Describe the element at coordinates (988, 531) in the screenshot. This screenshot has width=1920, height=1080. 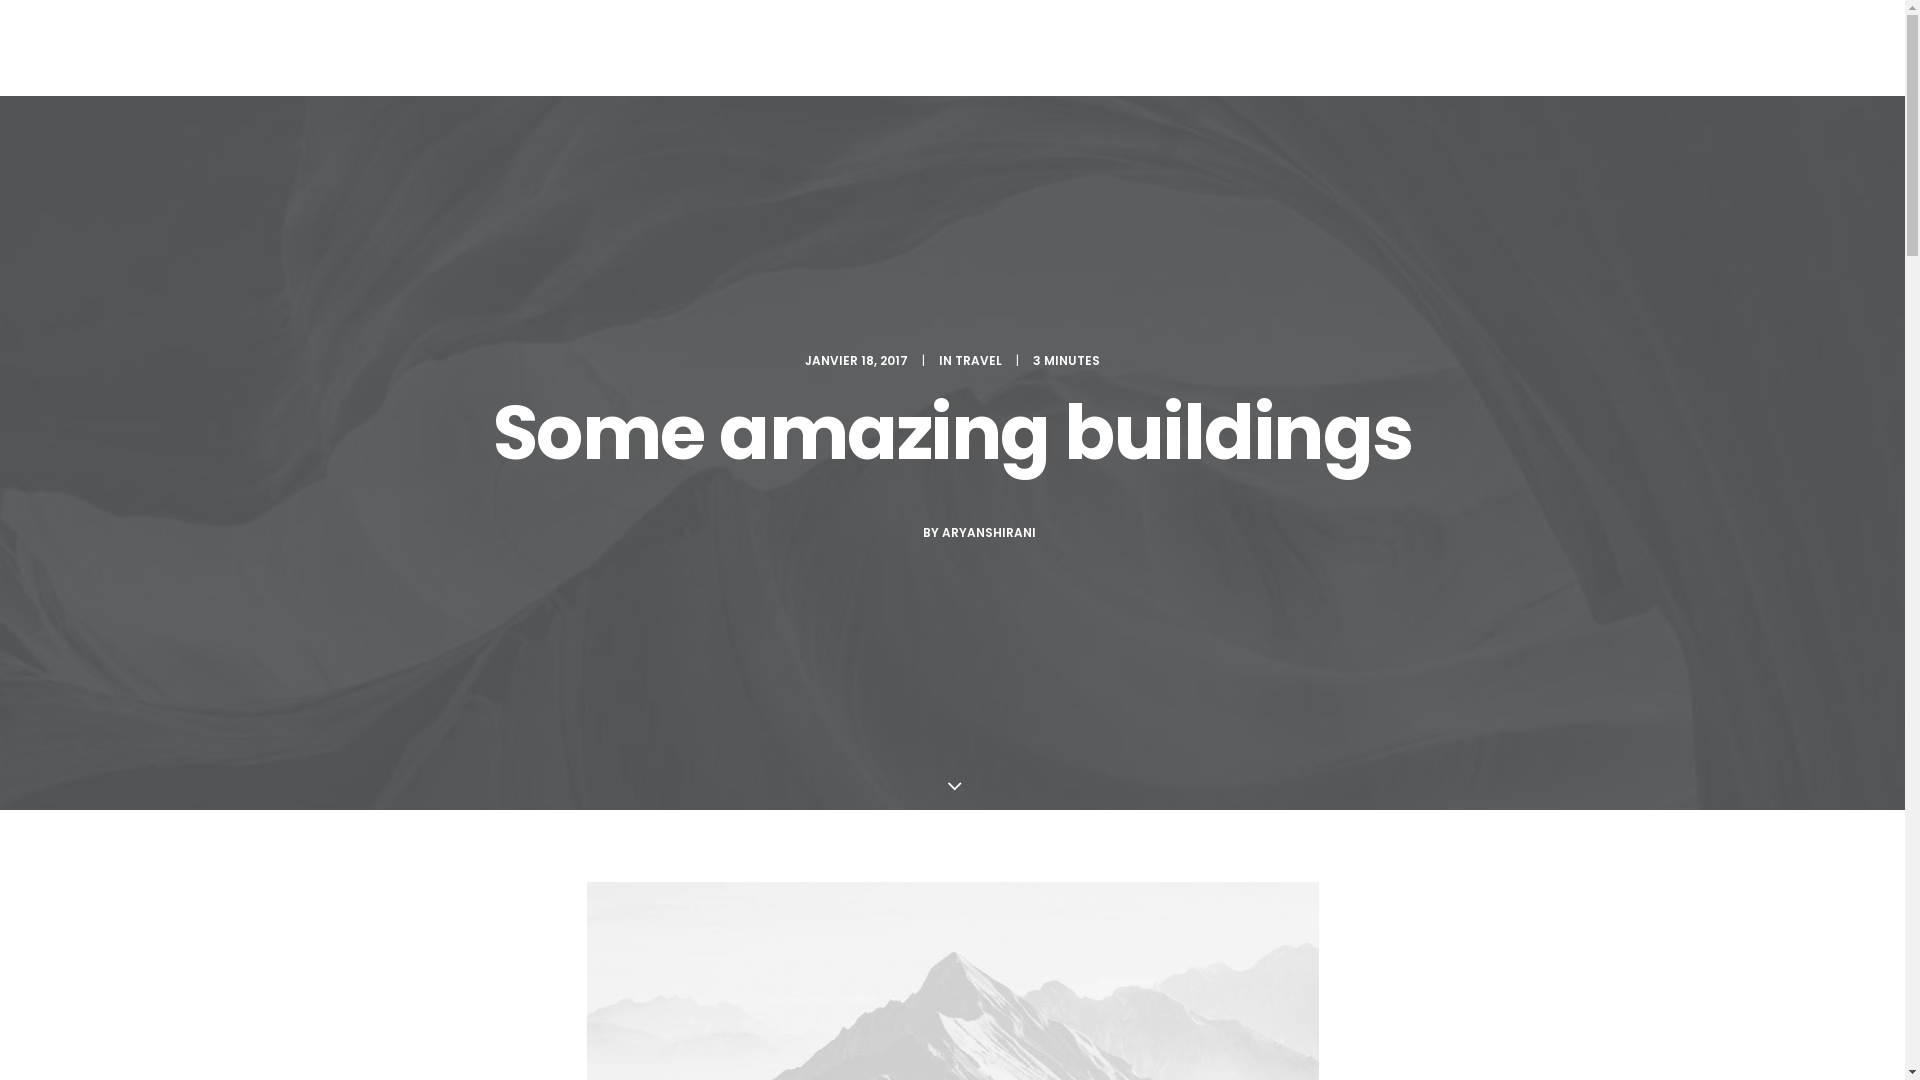
I see `'ARYANSHIRANI'` at that location.